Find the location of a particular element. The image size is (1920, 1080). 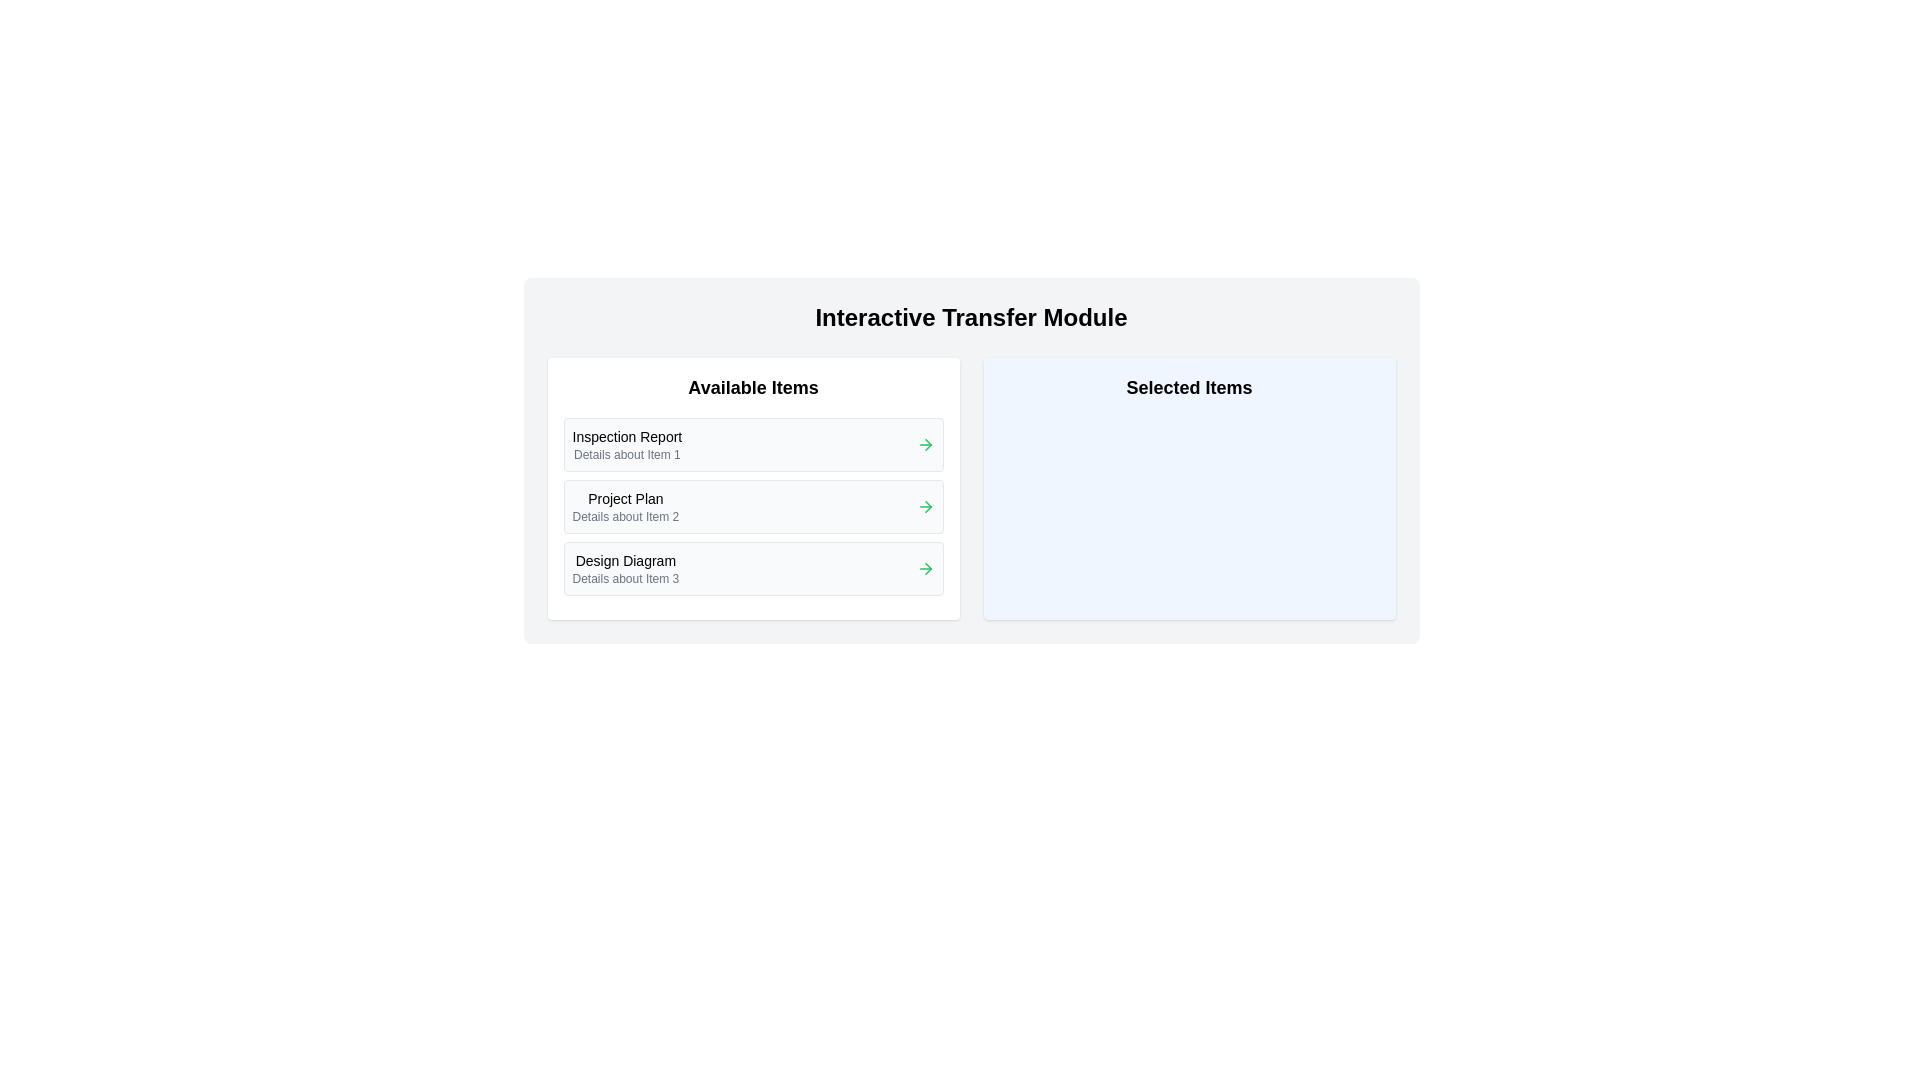

the Label with subtitle containing 'Project Plan' and 'Details about Item 2' in the second row of the 'Available Items' list is located at coordinates (624, 505).